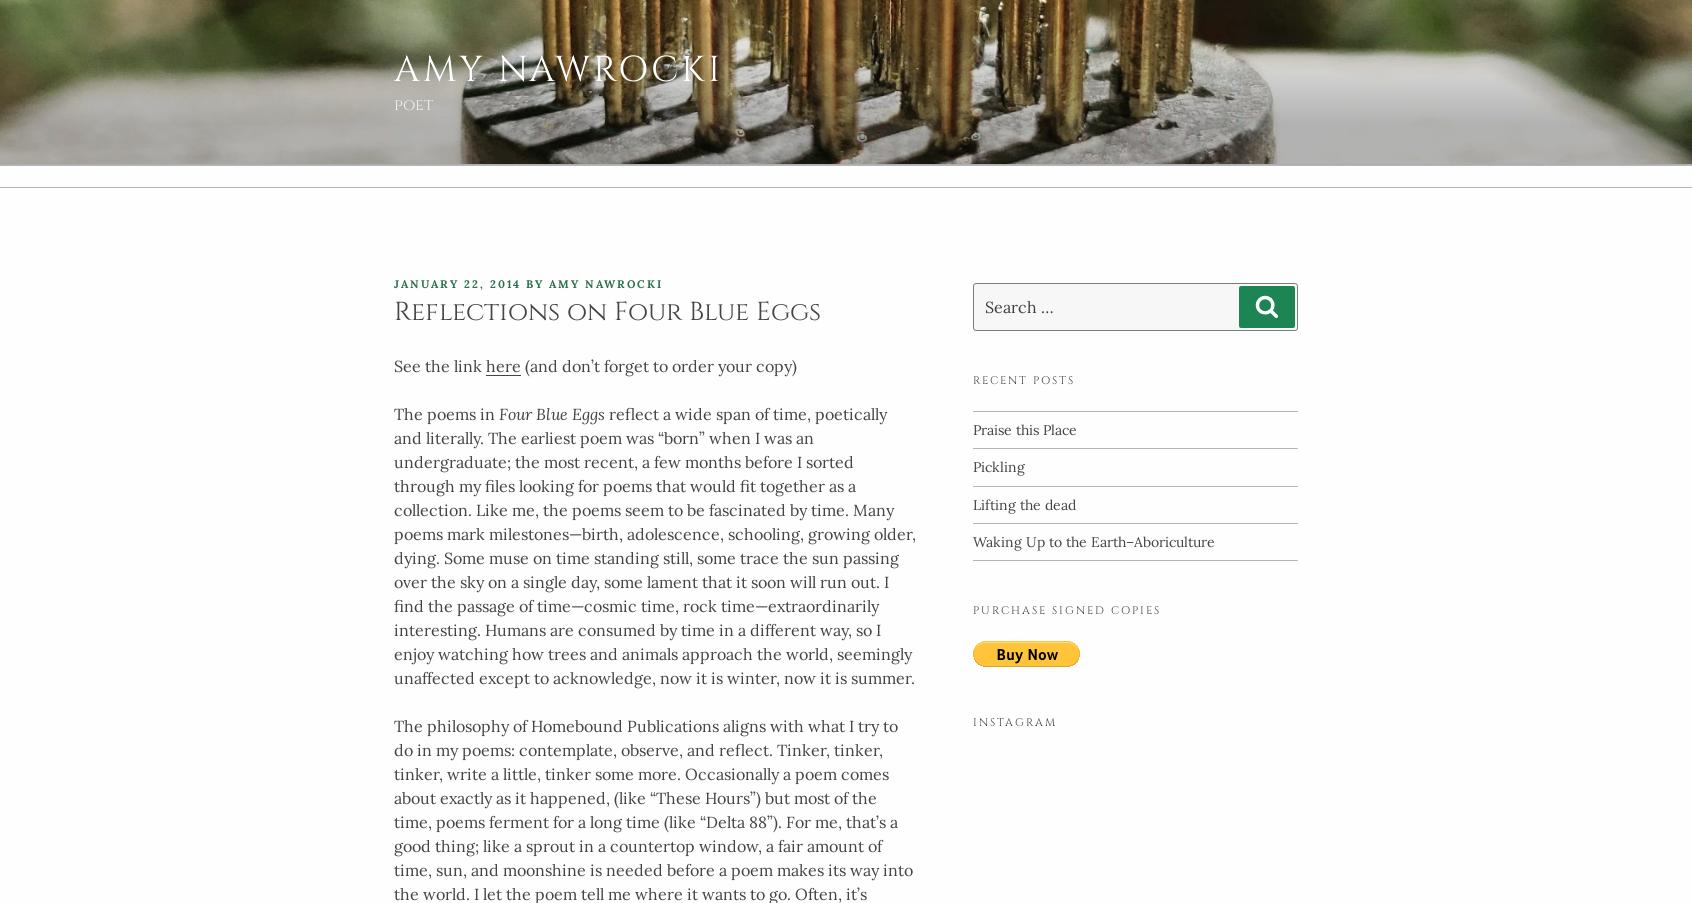 The height and width of the screenshot is (903, 1692). Describe the element at coordinates (535, 282) in the screenshot. I see `'by'` at that location.